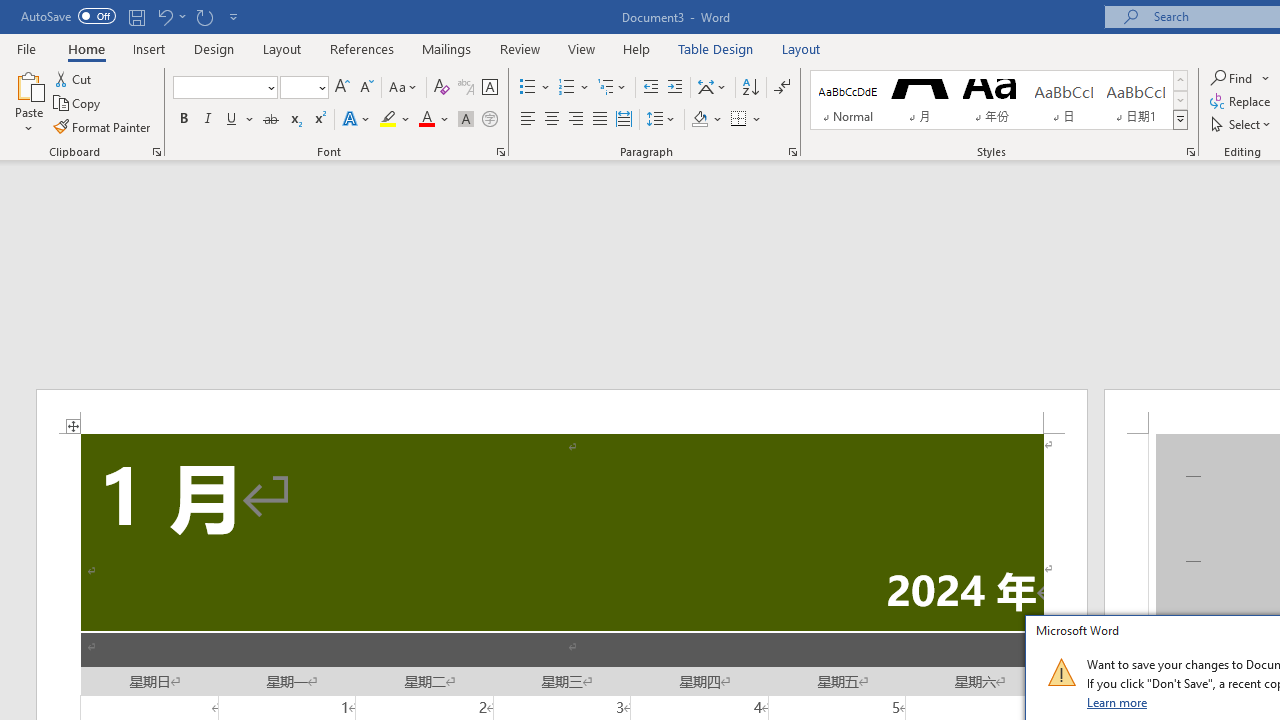 The image size is (1280, 720). I want to click on 'Align Right', so click(575, 119).